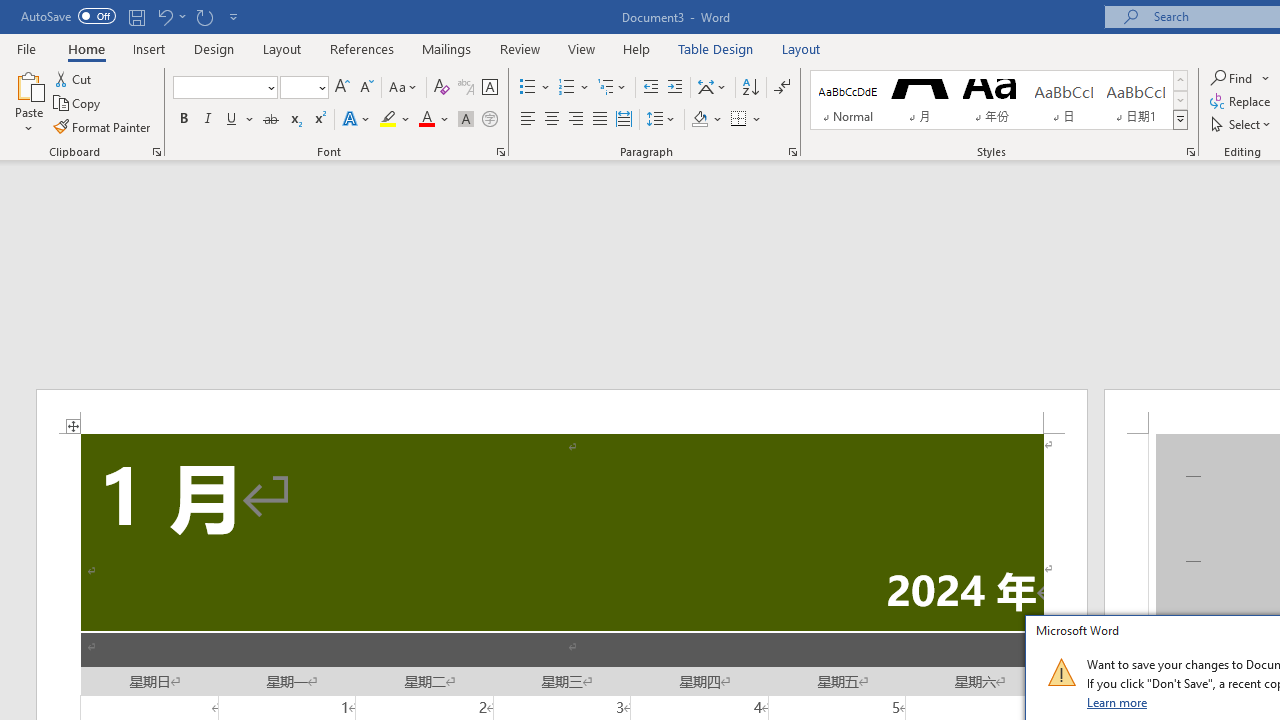 The image size is (1280, 720). I want to click on 'Align Right', so click(575, 119).